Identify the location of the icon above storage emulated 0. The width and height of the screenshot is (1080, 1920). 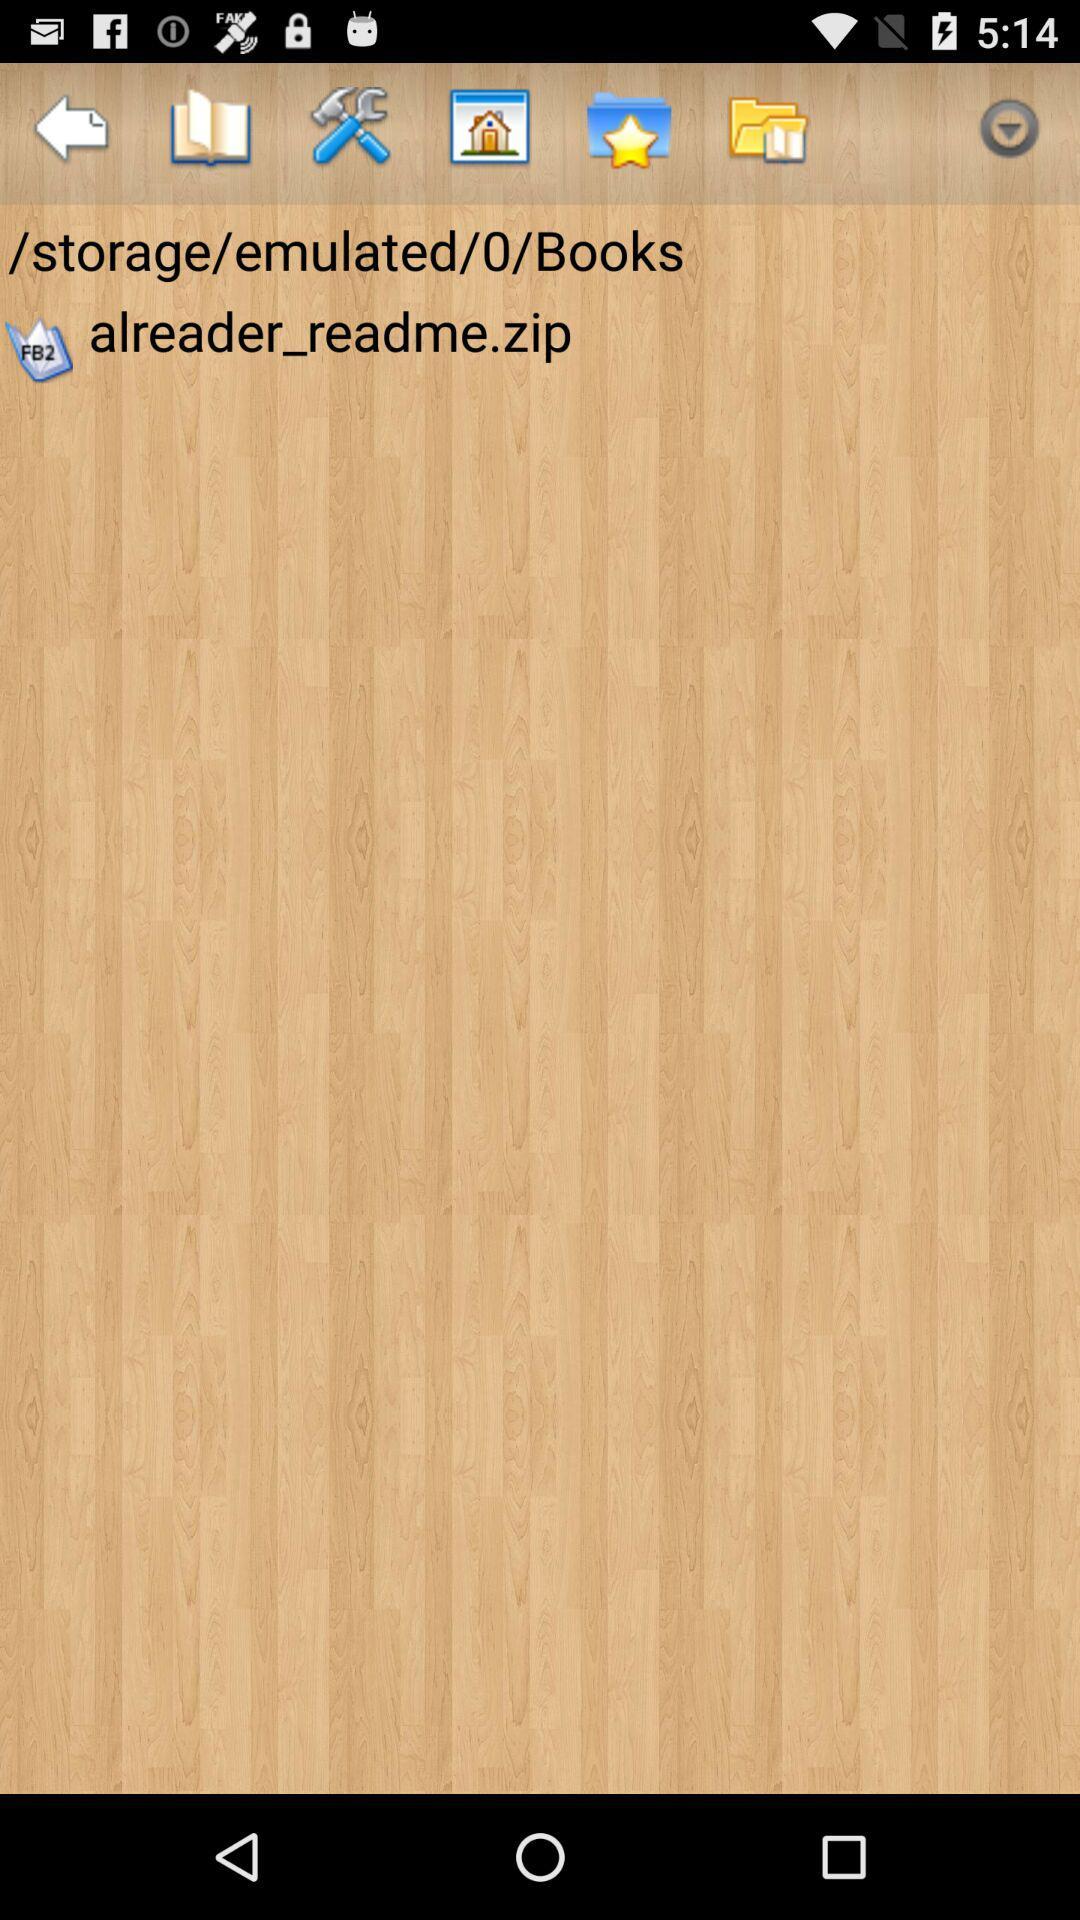
(627, 132).